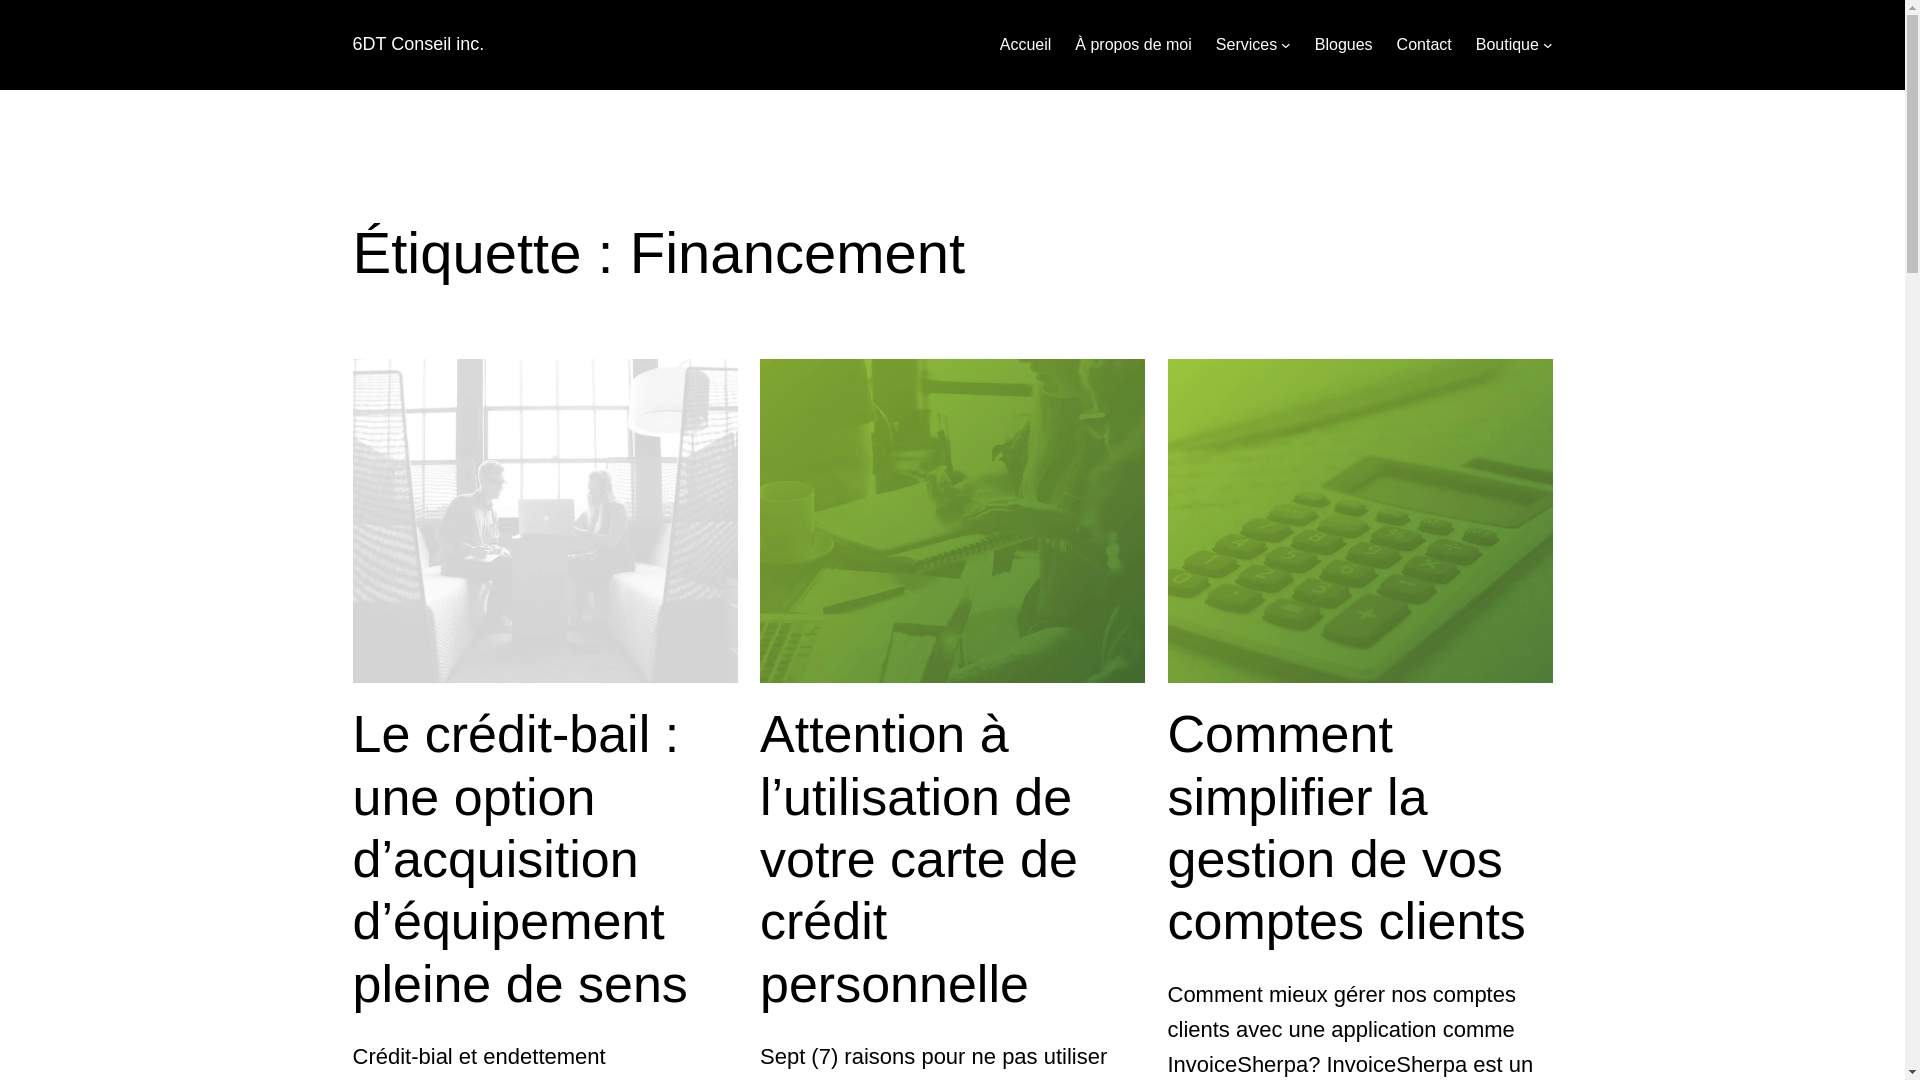  What do you see at coordinates (1507, 45) in the screenshot?
I see `'Boutique'` at bounding box center [1507, 45].